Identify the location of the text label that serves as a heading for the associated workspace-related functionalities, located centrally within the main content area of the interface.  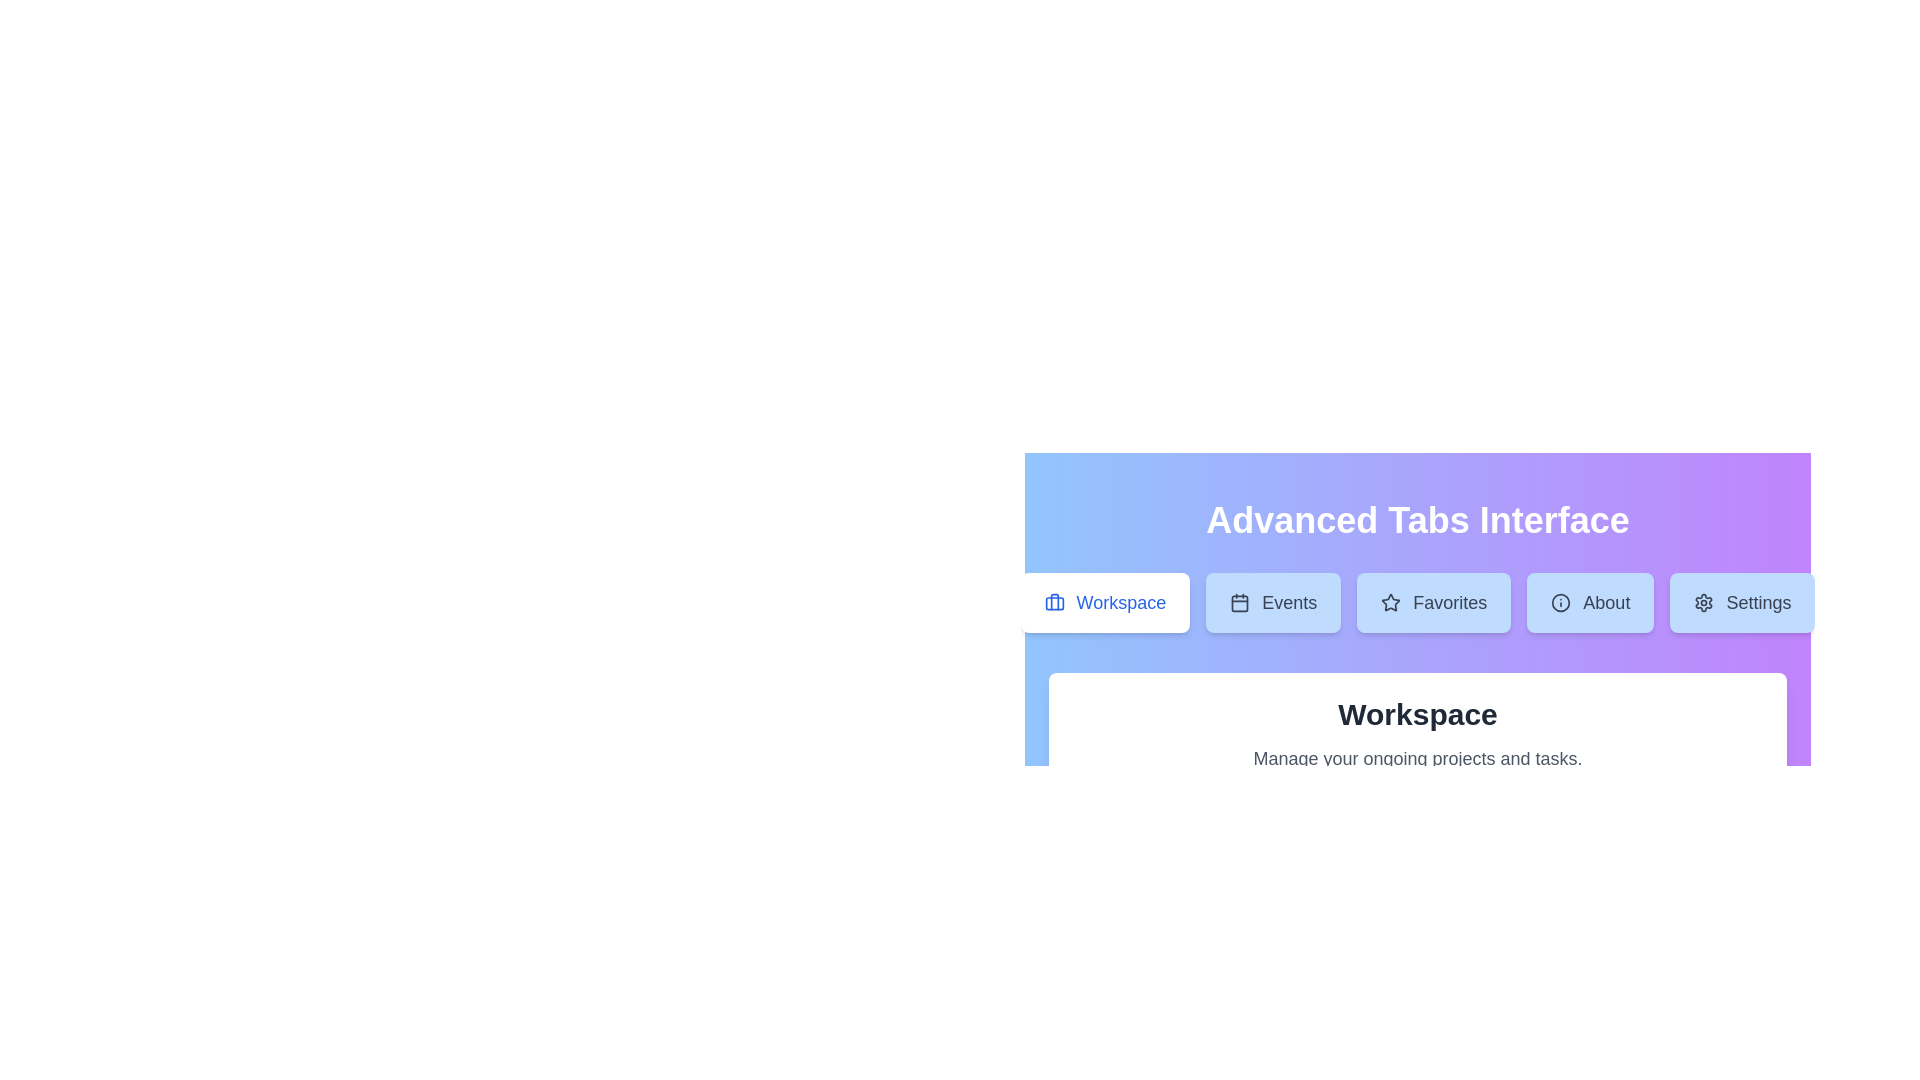
(1416, 713).